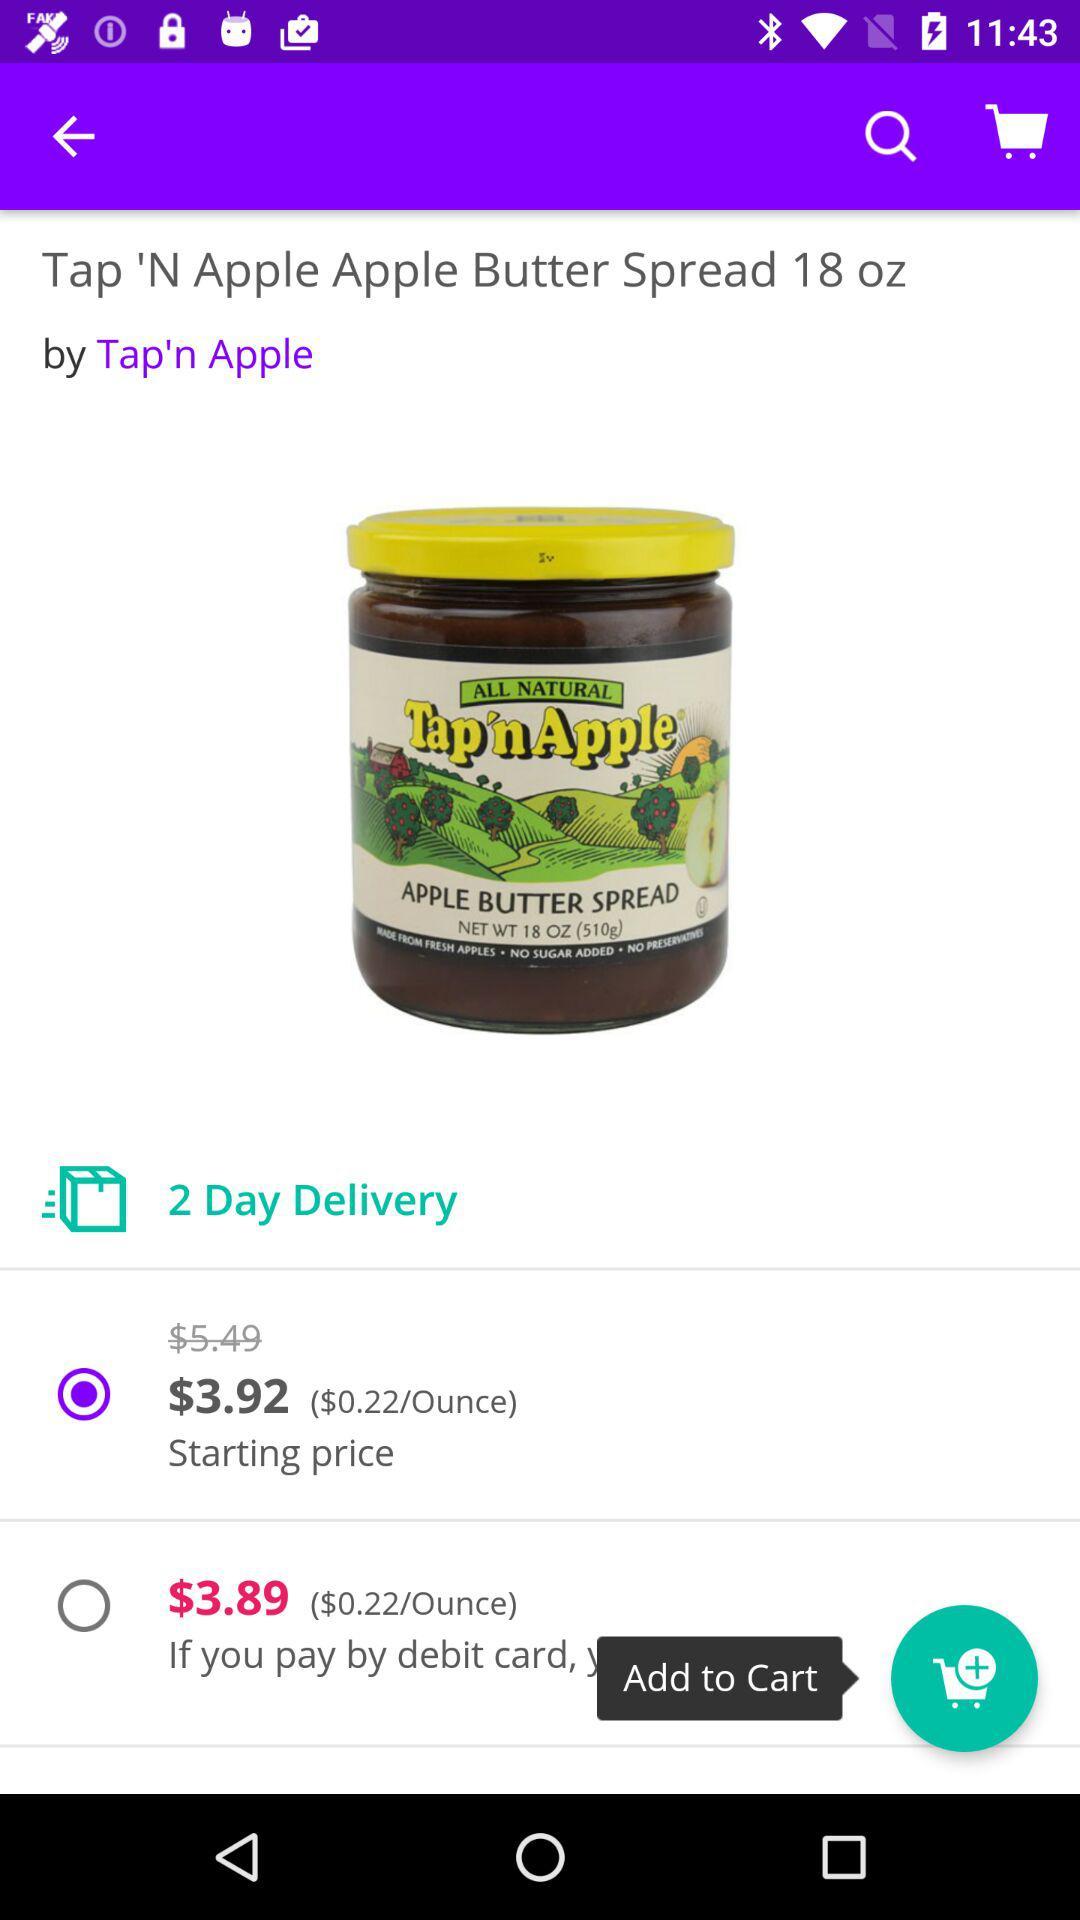 This screenshot has height=1920, width=1080. Describe the element at coordinates (963, 1678) in the screenshot. I see `the cart icon` at that location.